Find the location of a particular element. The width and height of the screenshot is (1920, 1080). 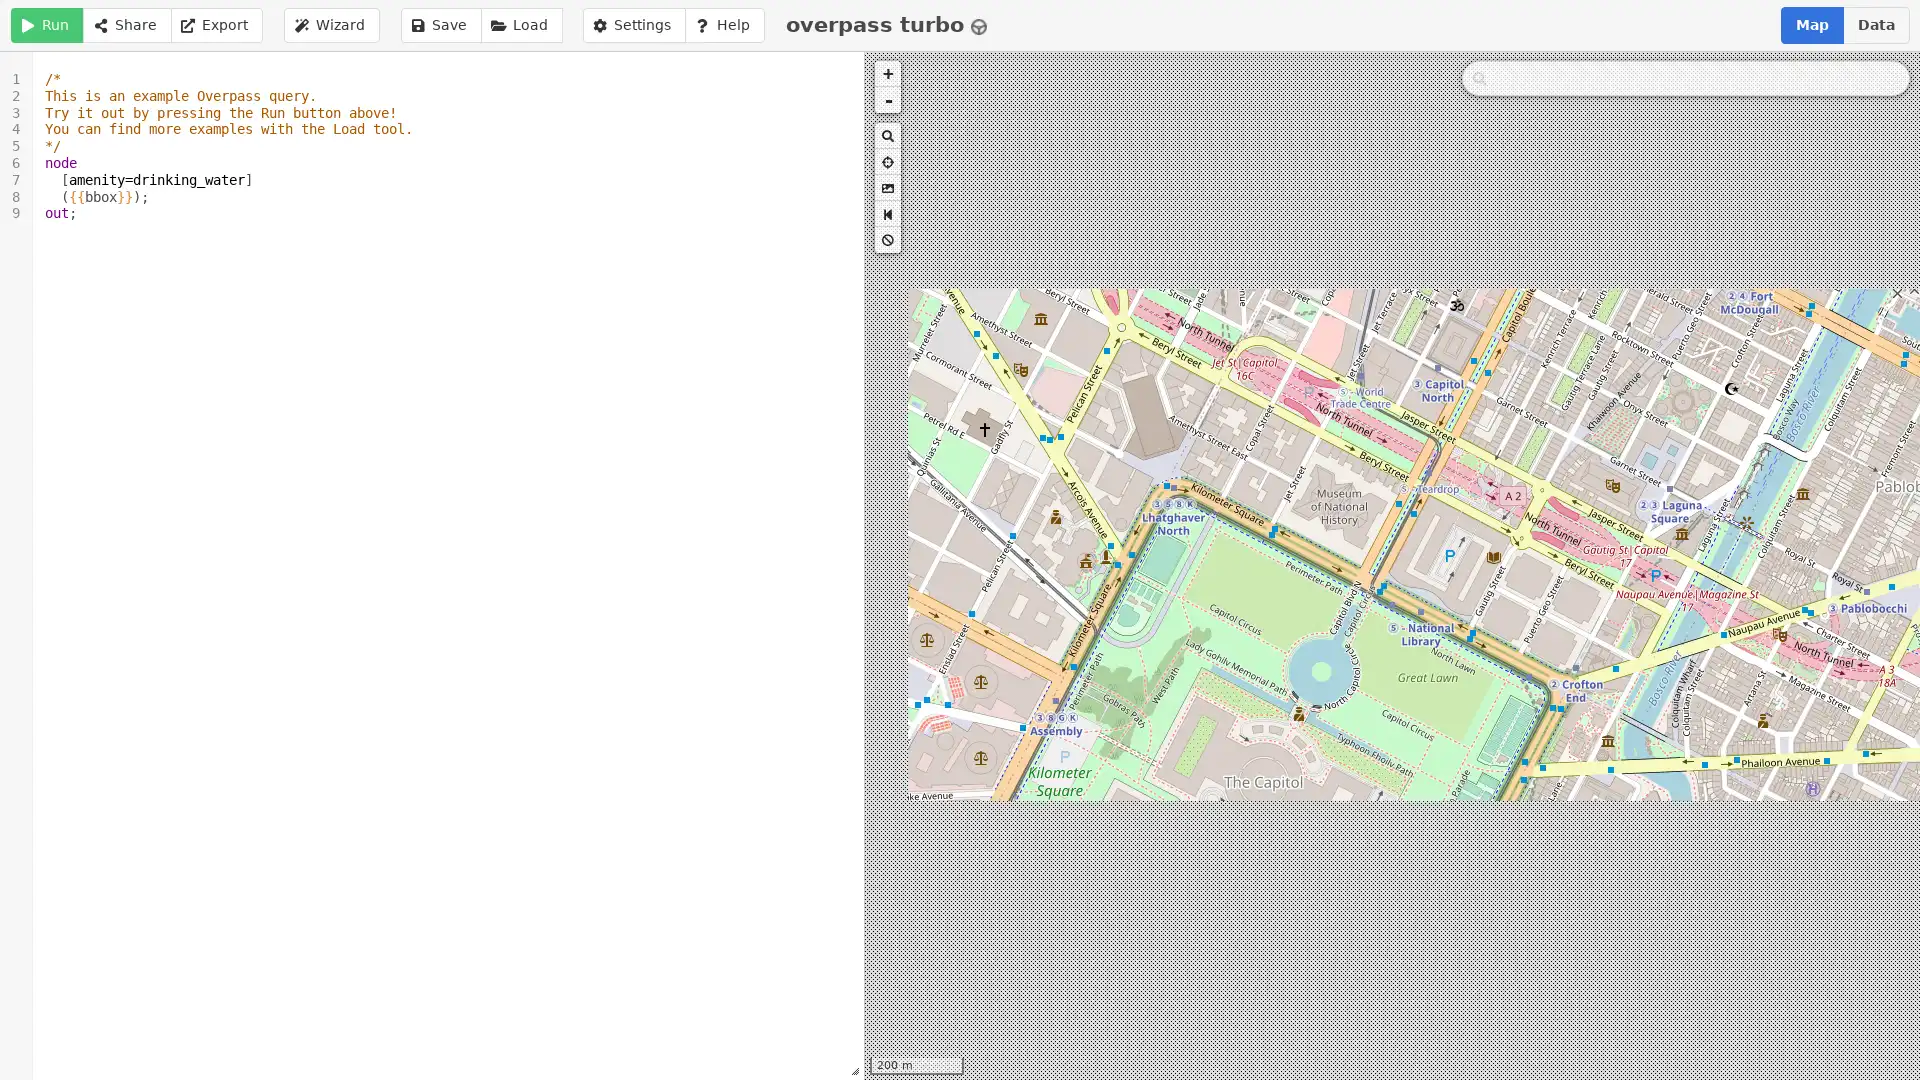

Export is located at coordinates (216, 25).